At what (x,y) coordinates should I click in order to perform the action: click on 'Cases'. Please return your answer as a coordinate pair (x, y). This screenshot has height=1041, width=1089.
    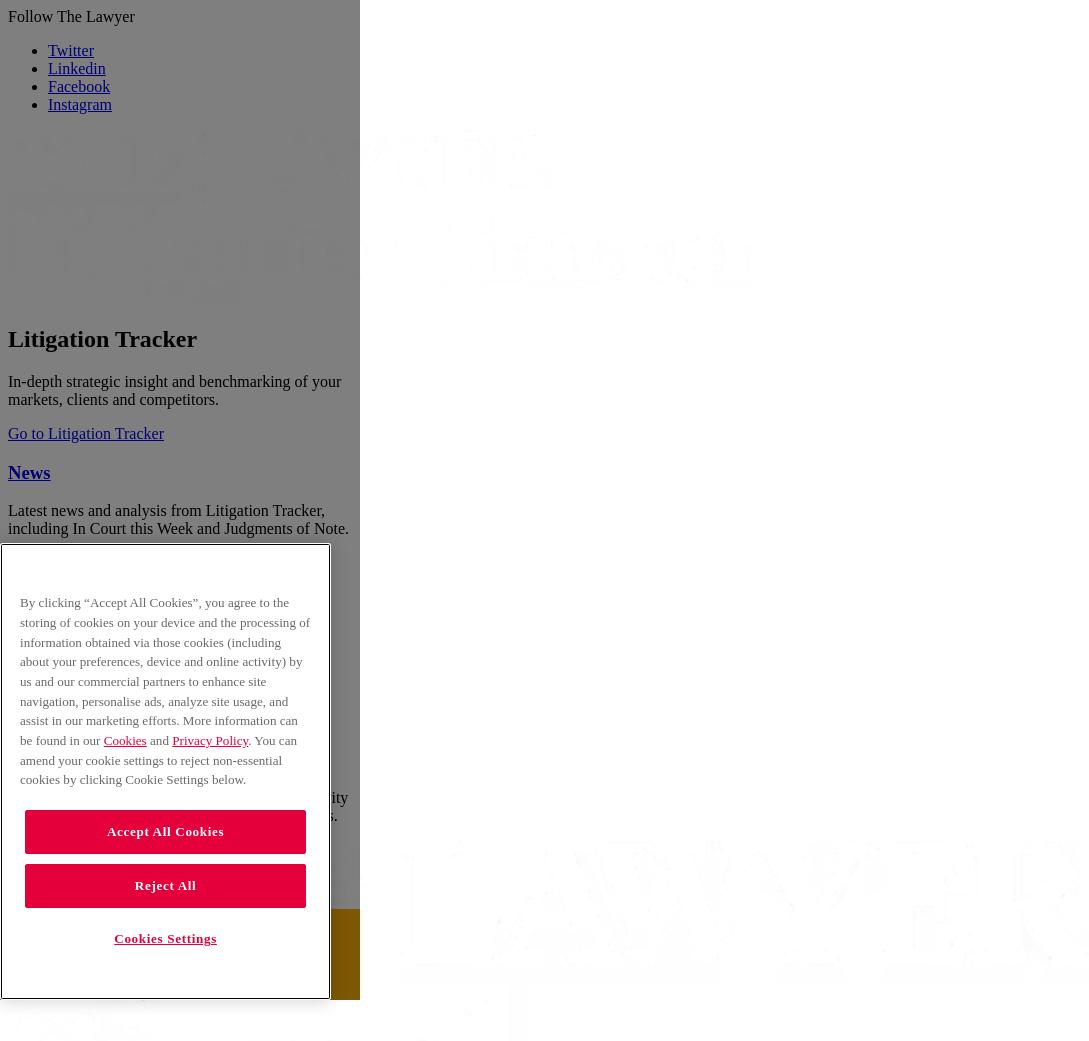
    Looking at the image, I should click on (30, 661).